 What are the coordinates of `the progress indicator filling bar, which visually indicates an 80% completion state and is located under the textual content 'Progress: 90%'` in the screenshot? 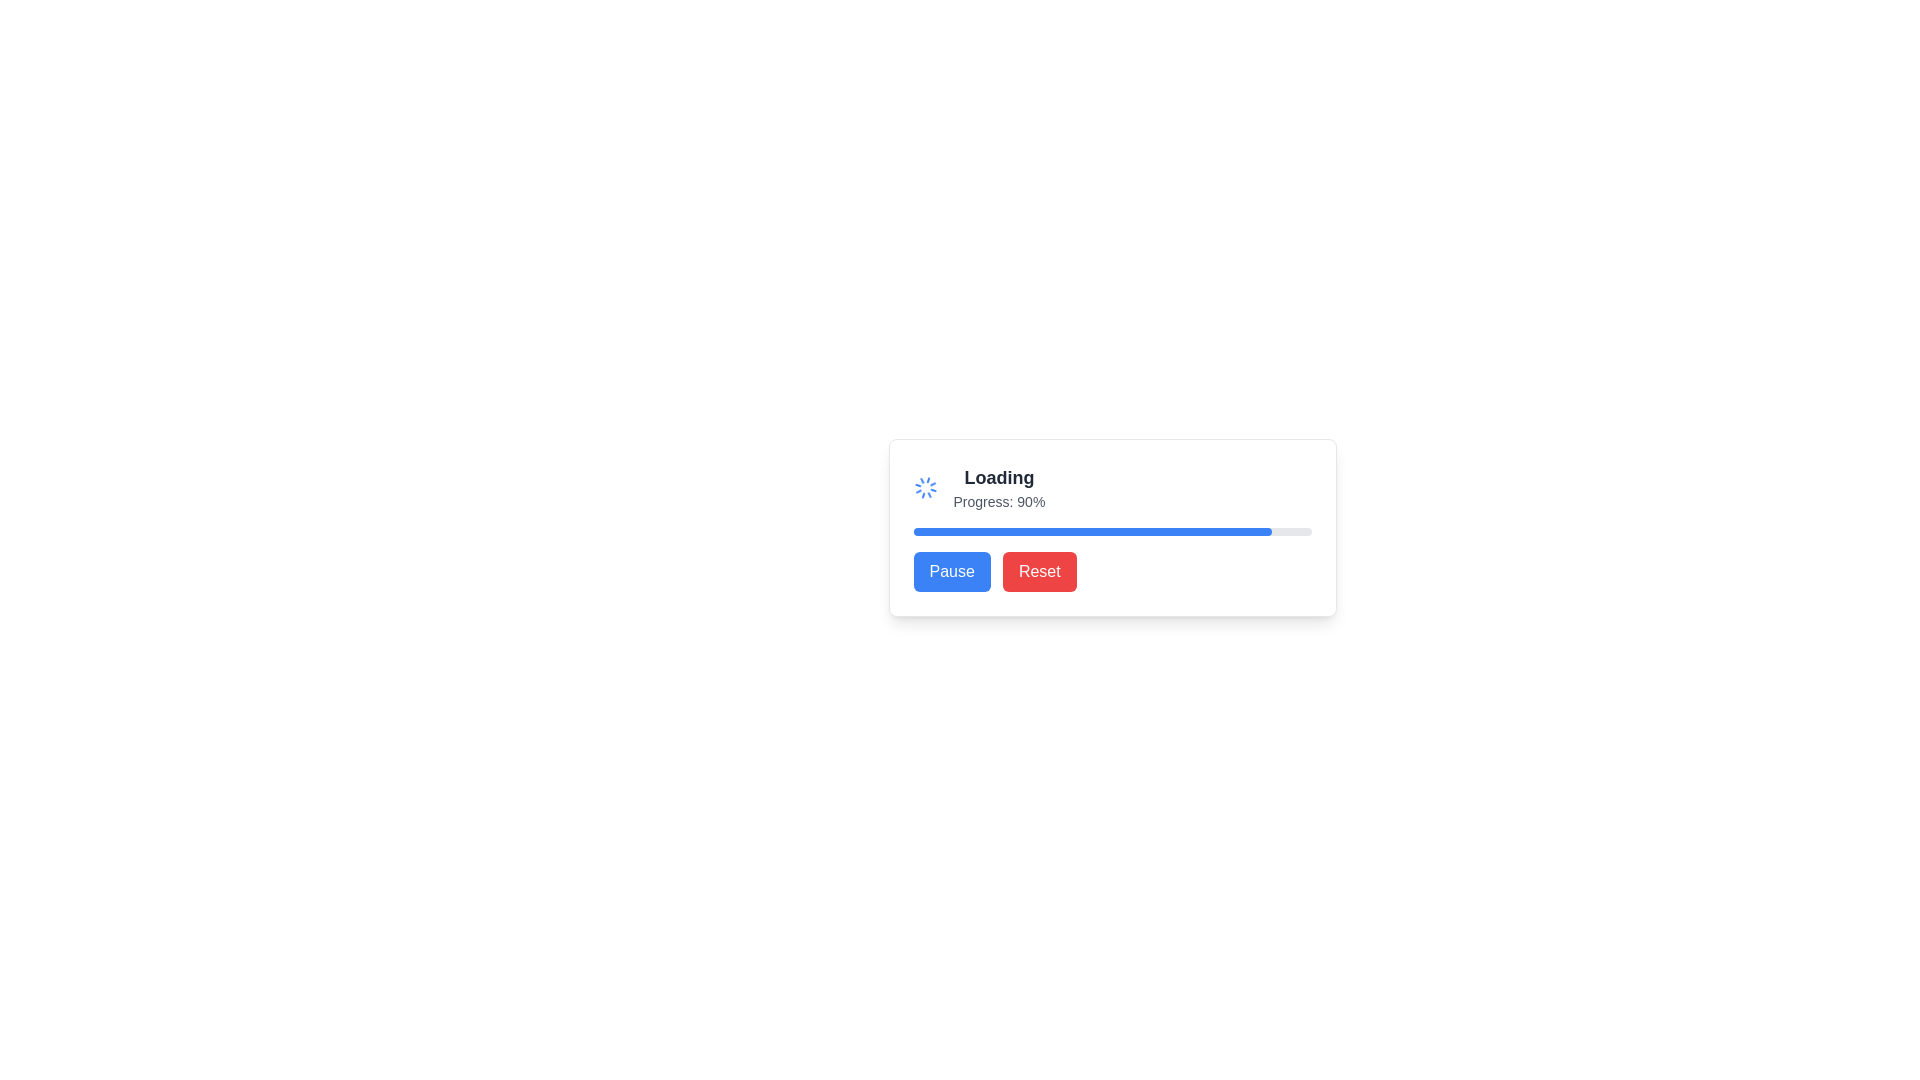 It's located at (1071, 531).